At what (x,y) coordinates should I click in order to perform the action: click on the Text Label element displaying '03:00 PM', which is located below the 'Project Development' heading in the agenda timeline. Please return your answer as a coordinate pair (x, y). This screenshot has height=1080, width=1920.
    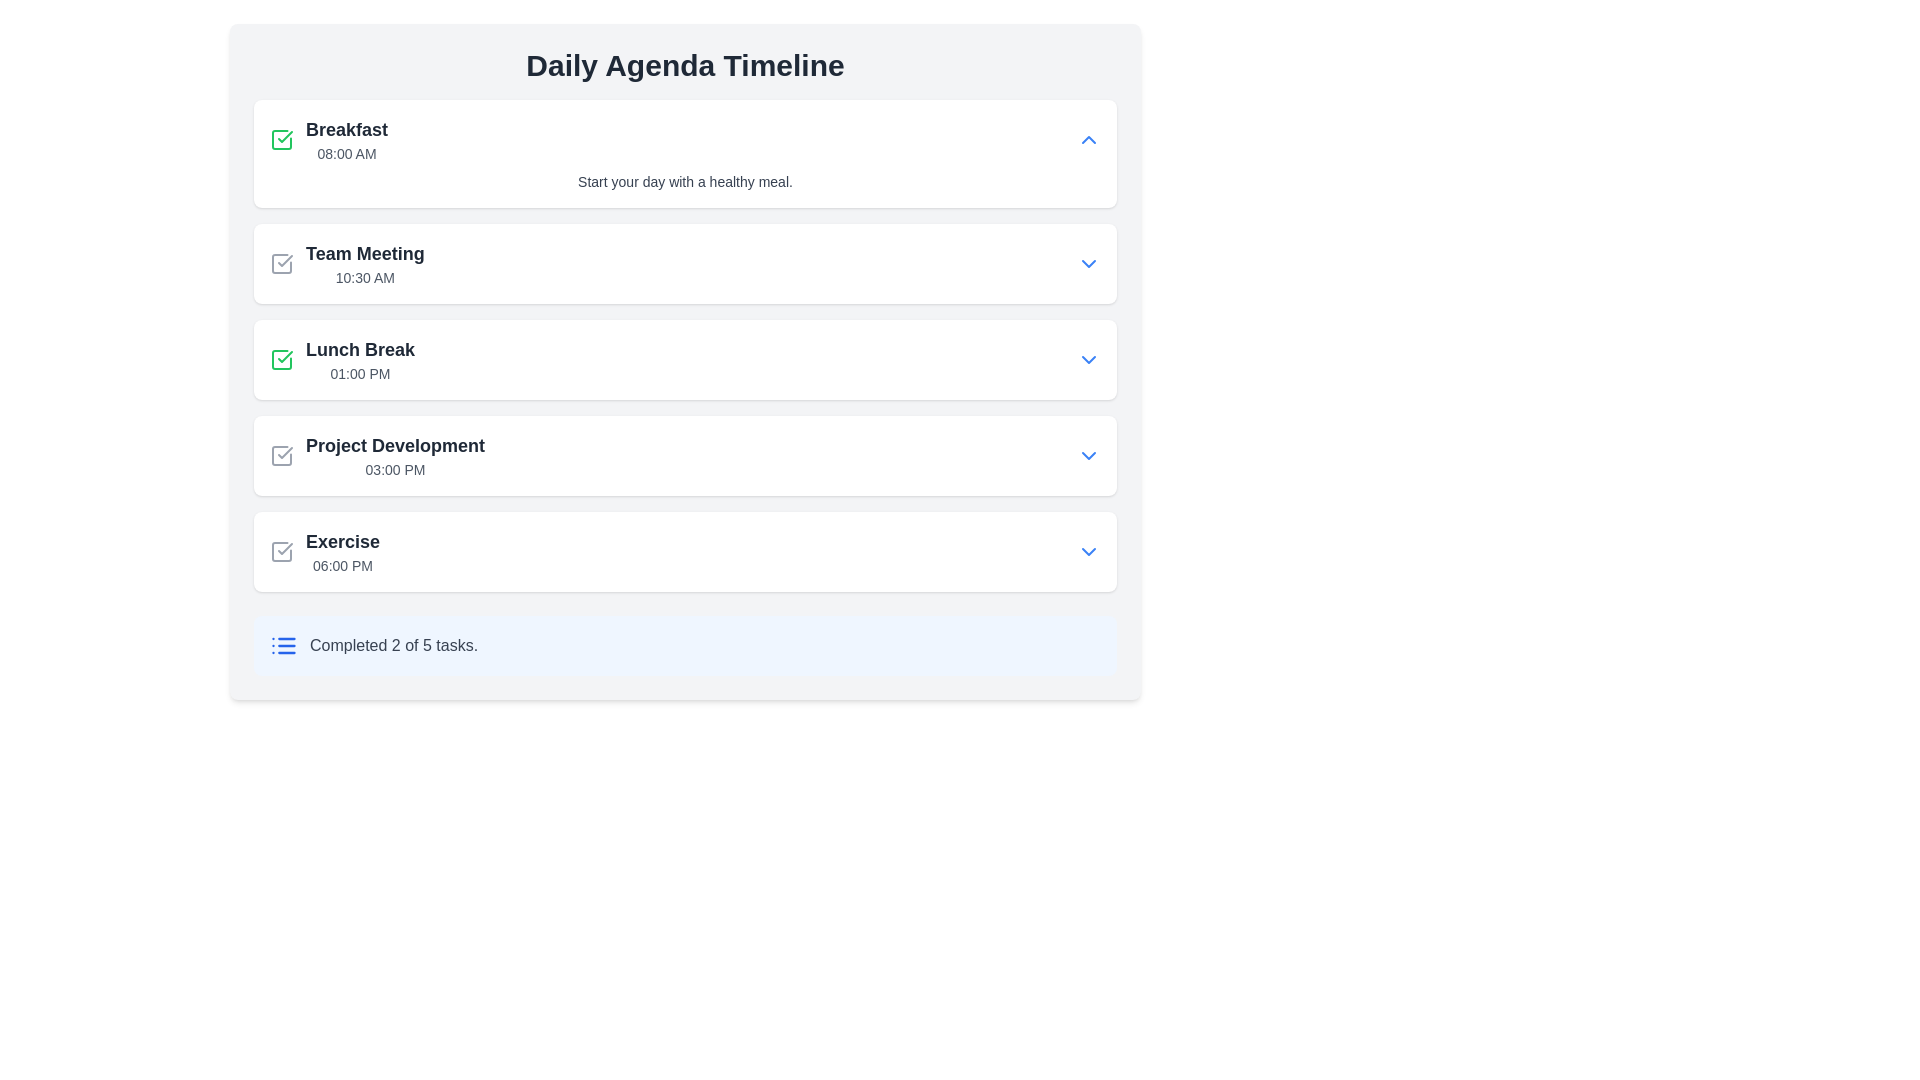
    Looking at the image, I should click on (395, 470).